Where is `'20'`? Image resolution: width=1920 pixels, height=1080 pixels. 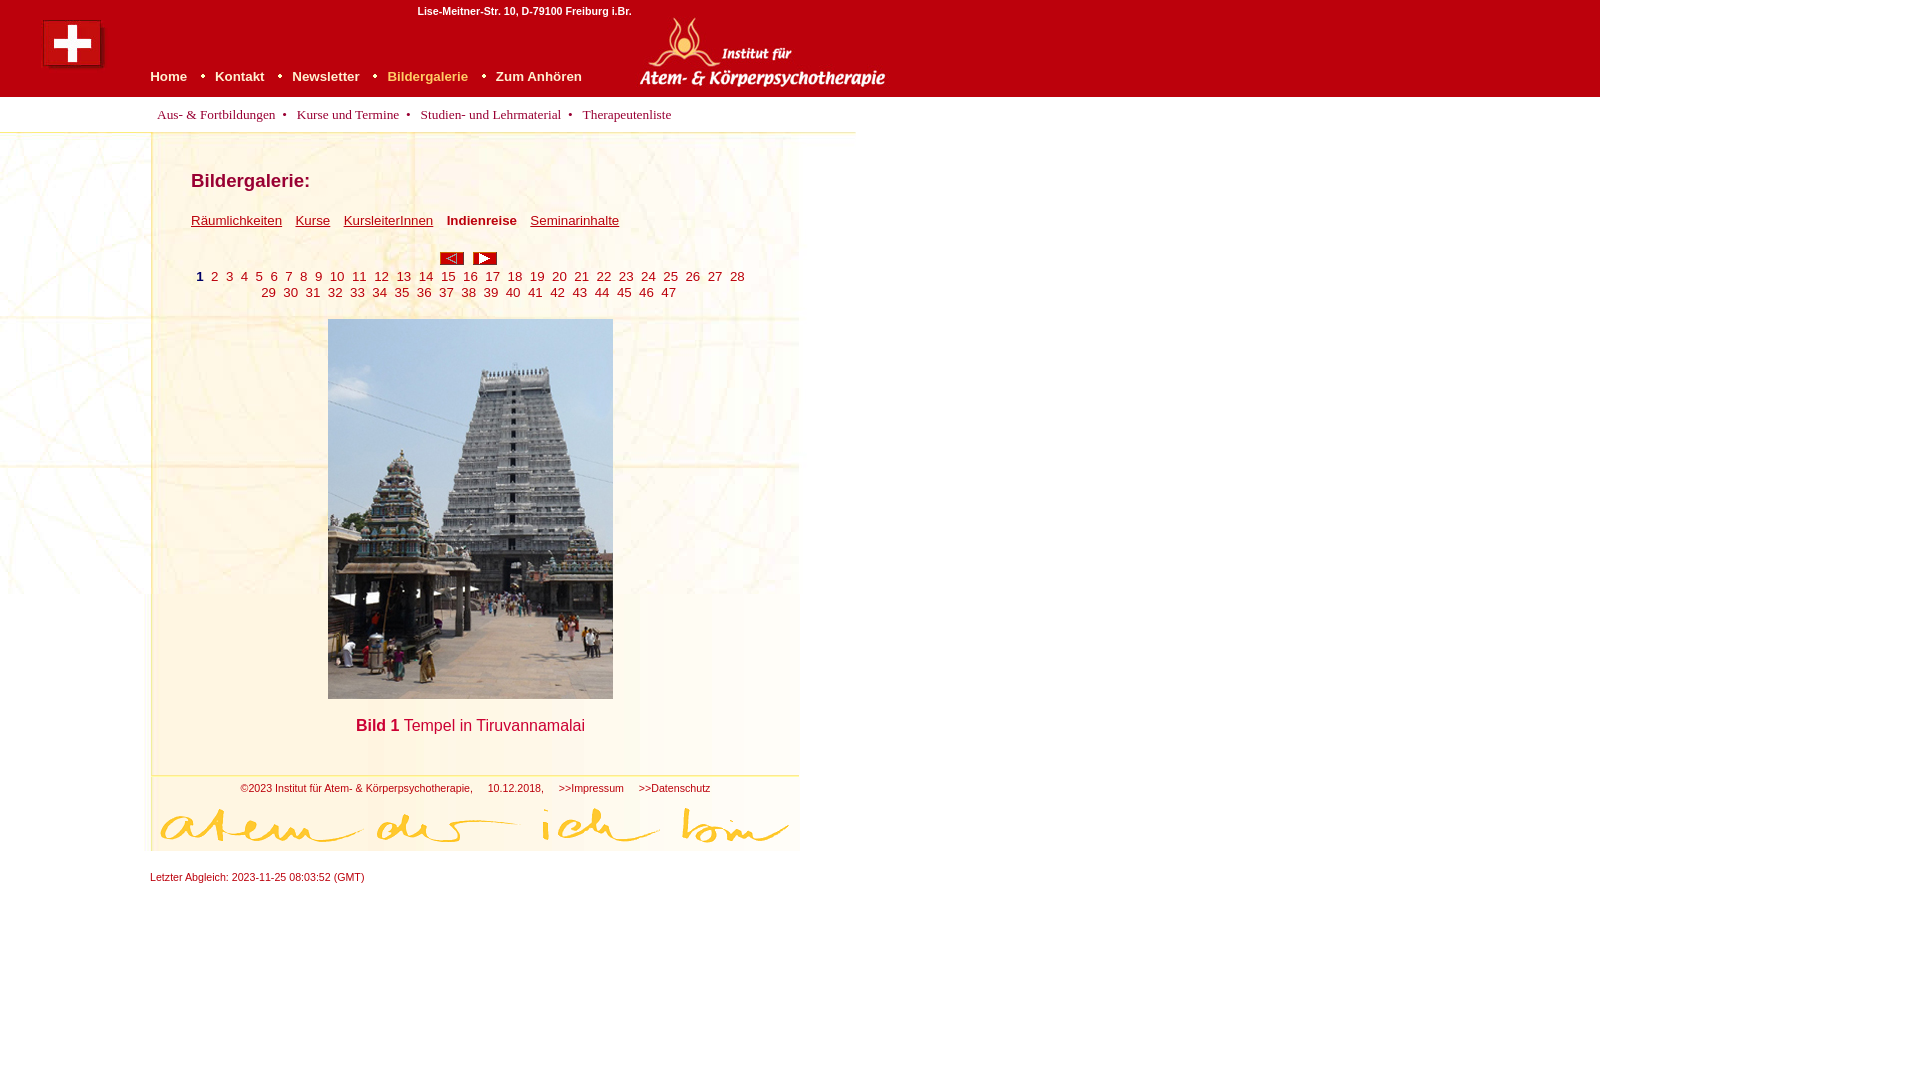
'20' is located at coordinates (559, 276).